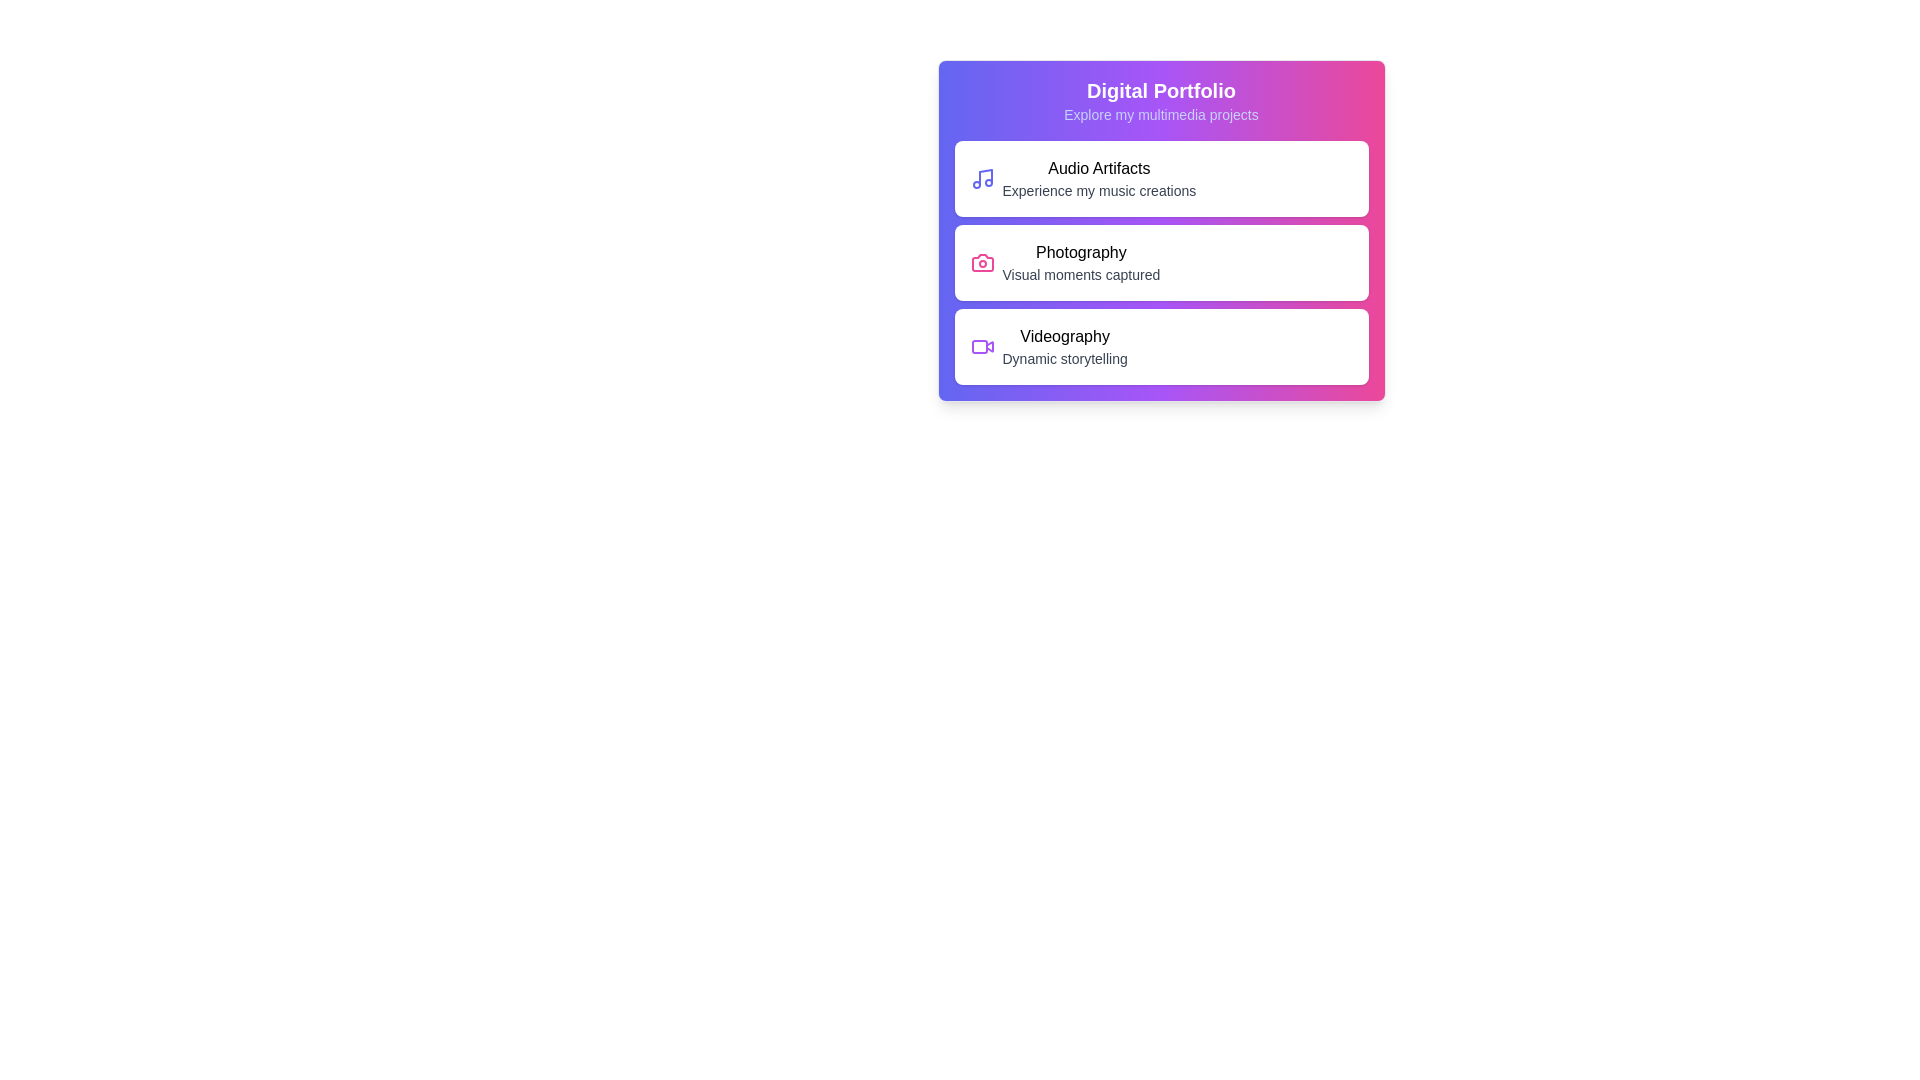 Image resolution: width=1920 pixels, height=1080 pixels. What do you see at coordinates (1098, 191) in the screenshot?
I see `the text label that reads 'Experience my music creations', which is styled in light gray and positioned below the heading 'Audio Artifacts'` at bounding box center [1098, 191].